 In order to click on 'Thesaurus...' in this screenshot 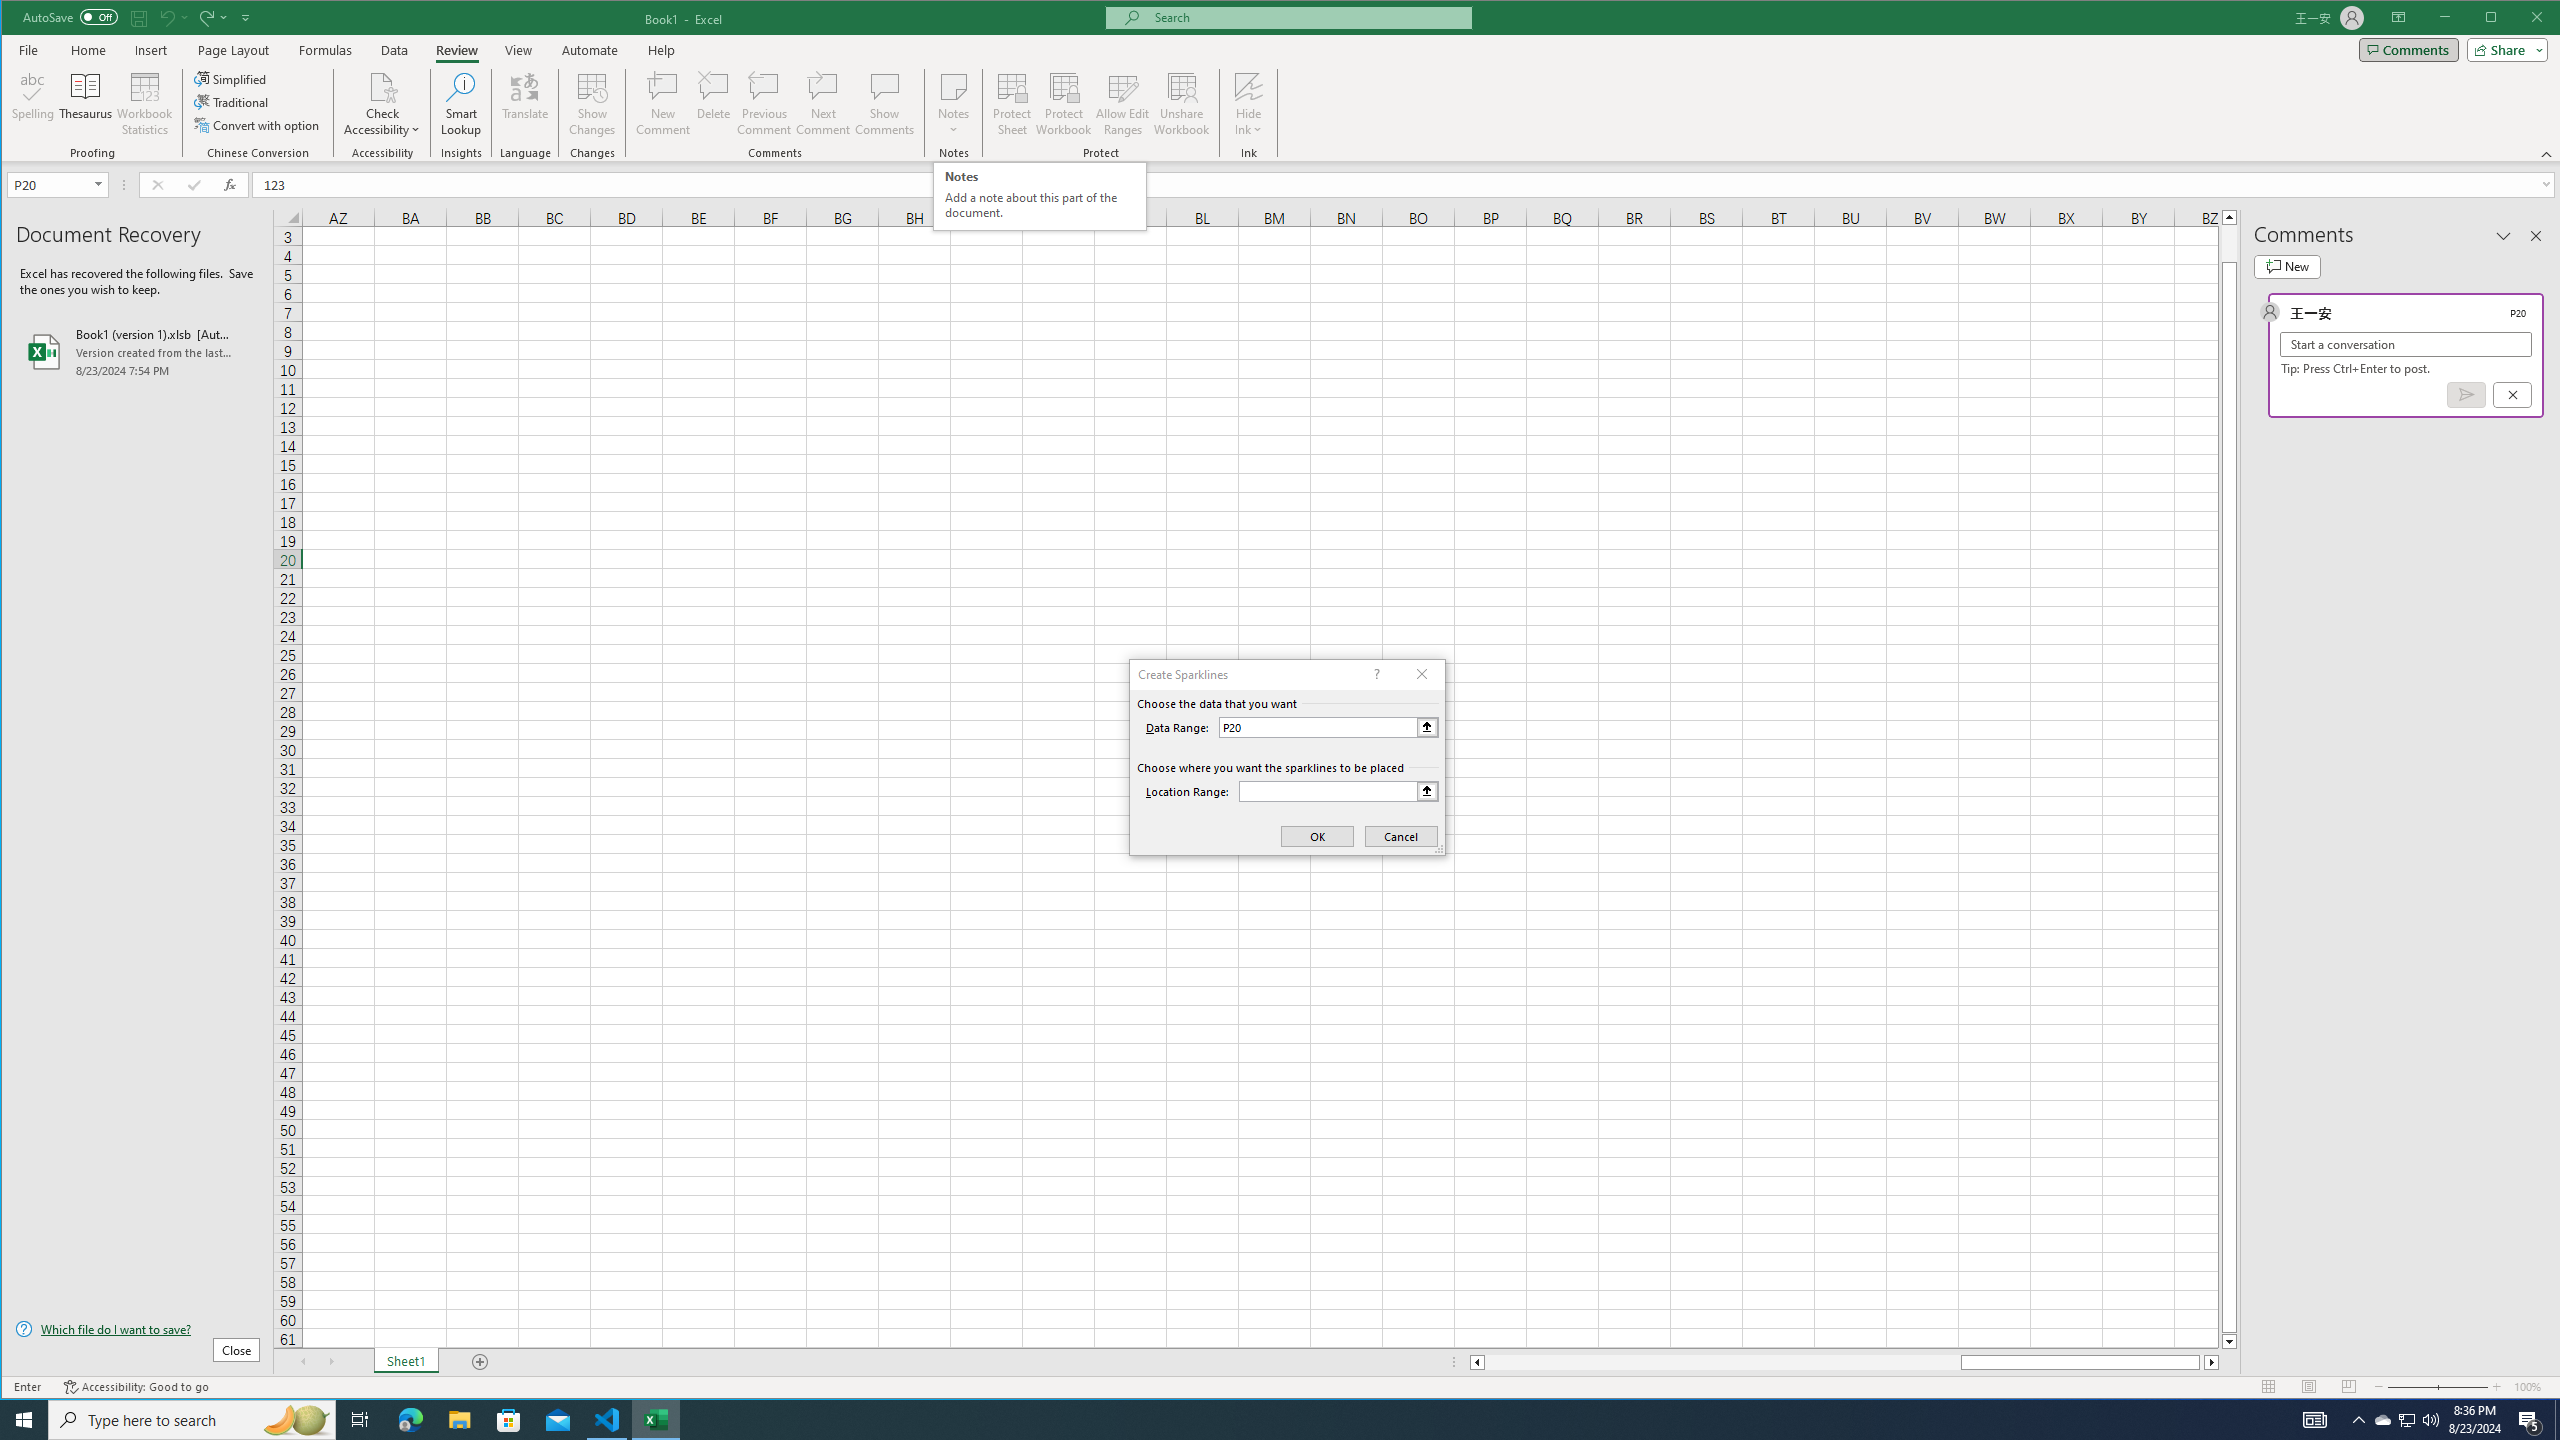, I will do `click(85, 103)`.